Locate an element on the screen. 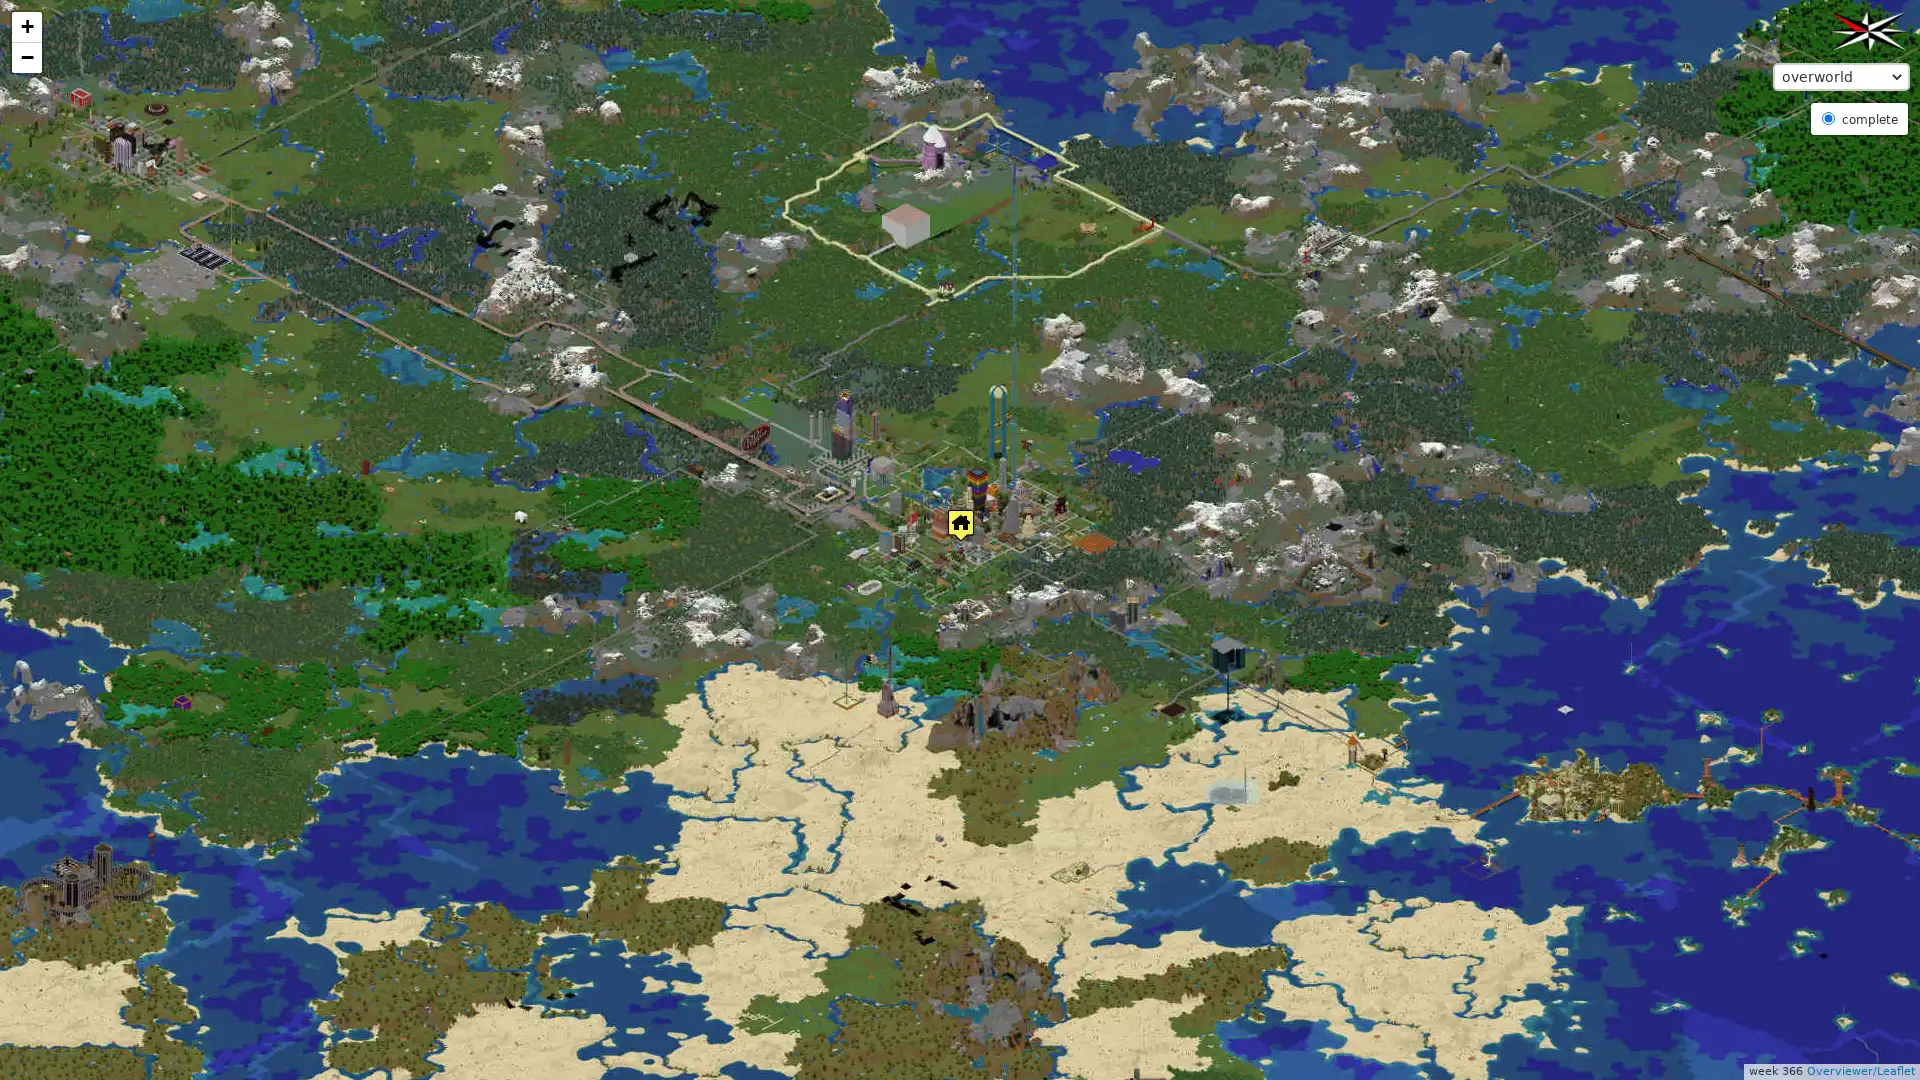  Zoom out is located at coordinates (27, 56).